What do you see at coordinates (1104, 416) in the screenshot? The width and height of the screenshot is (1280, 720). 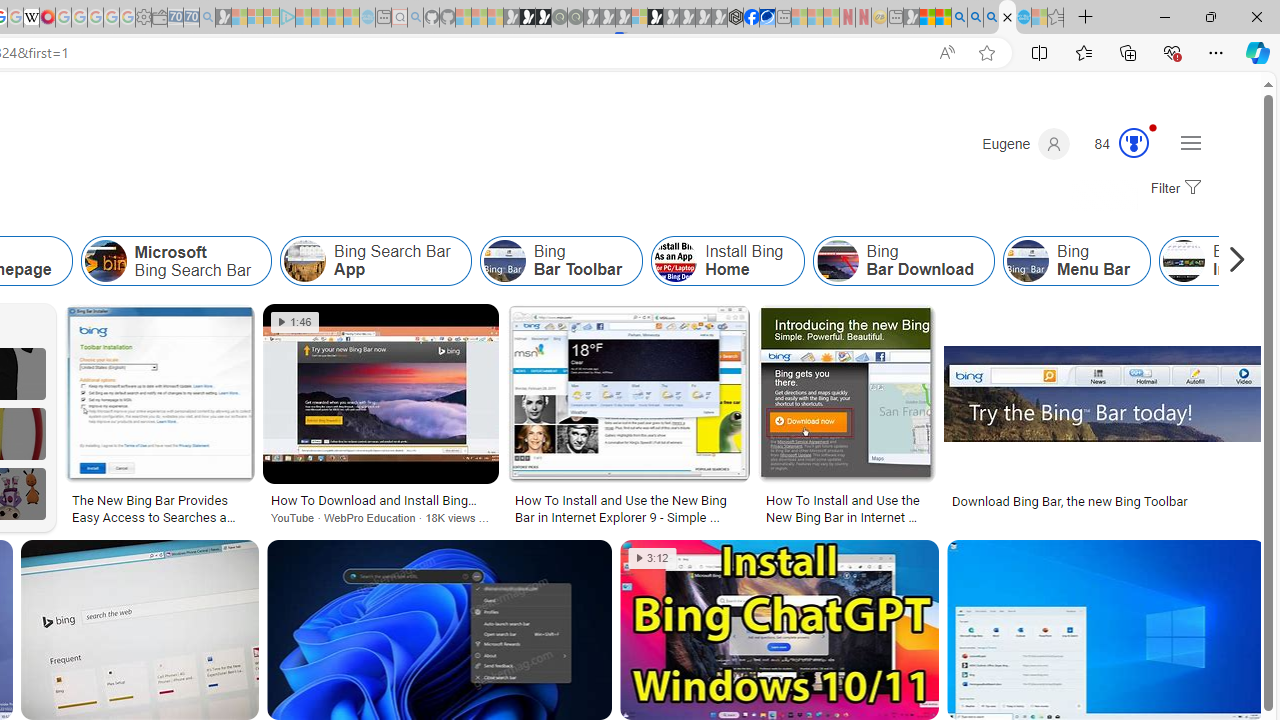 I see `'Download Bing Bar, the new Bing ToolbarSave'` at bounding box center [1104, 416].